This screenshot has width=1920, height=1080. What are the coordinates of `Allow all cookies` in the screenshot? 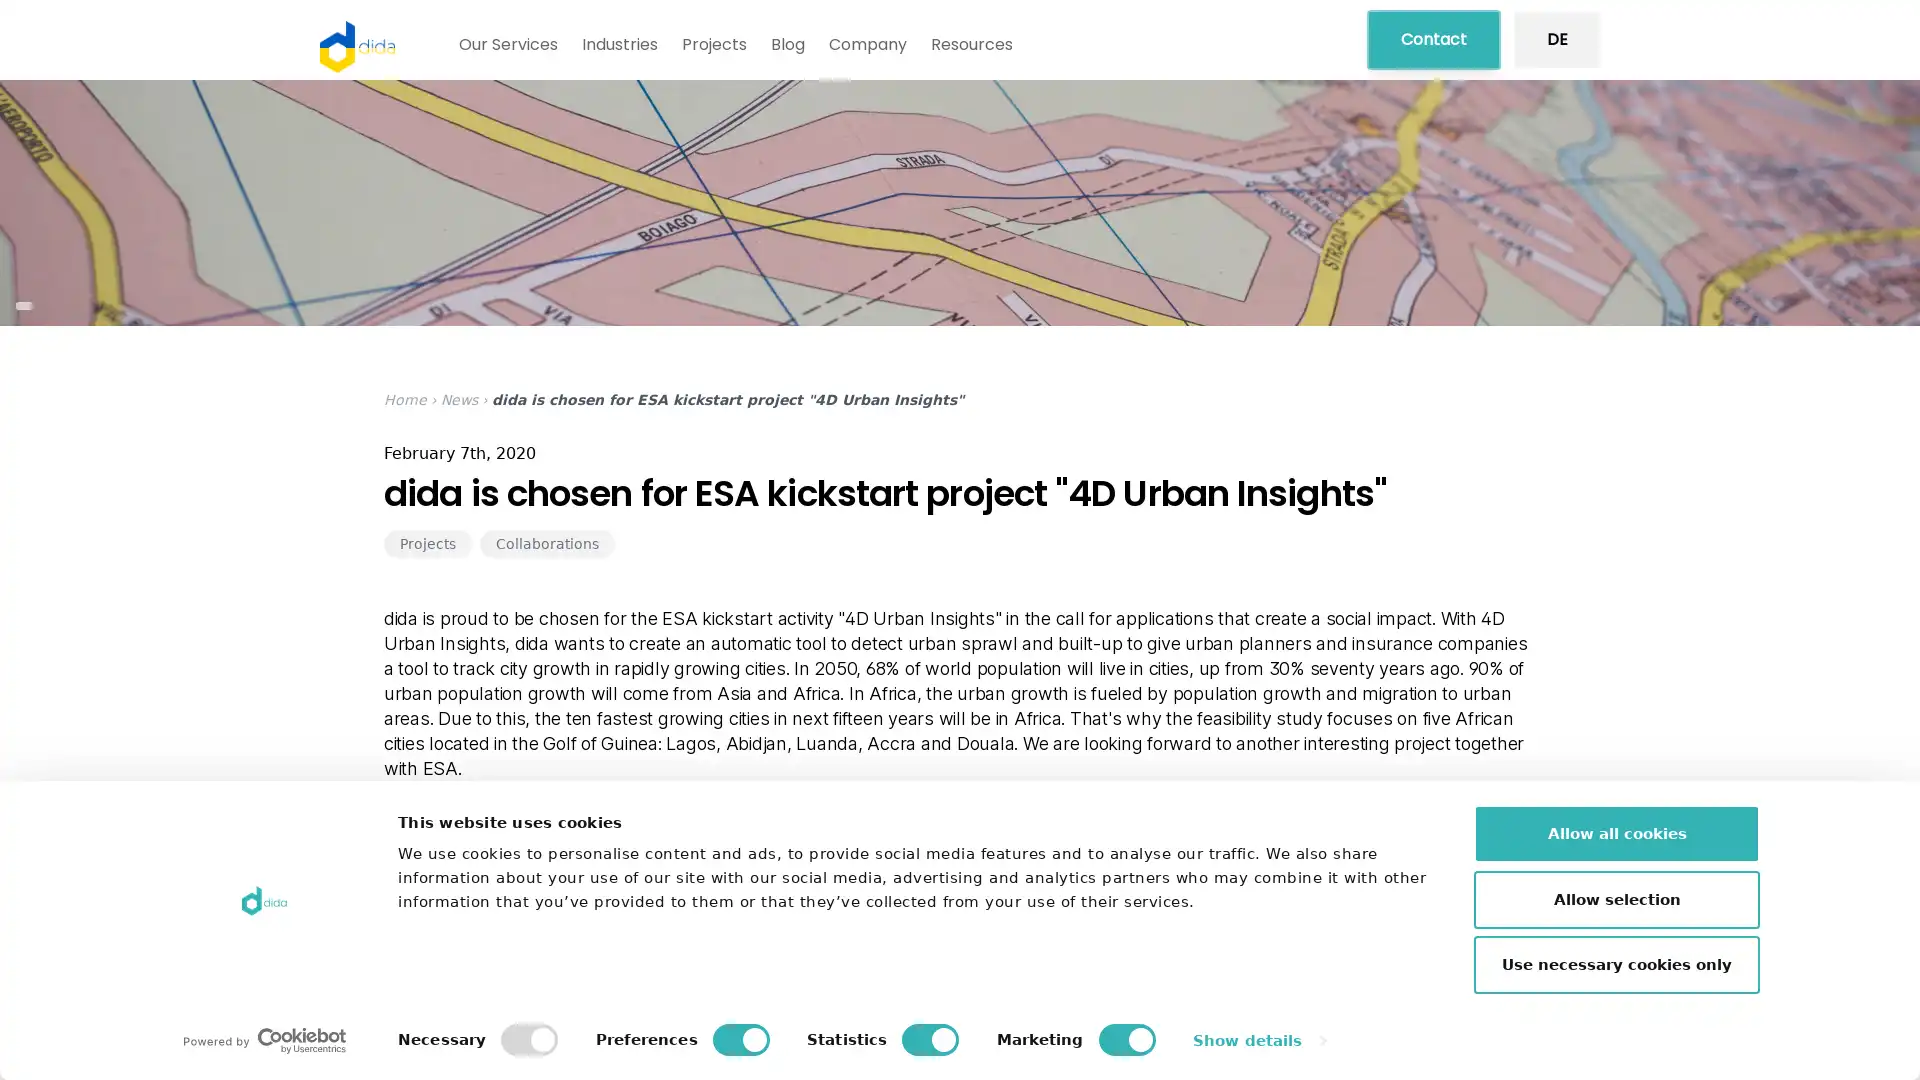 It's located at (1617, 833).